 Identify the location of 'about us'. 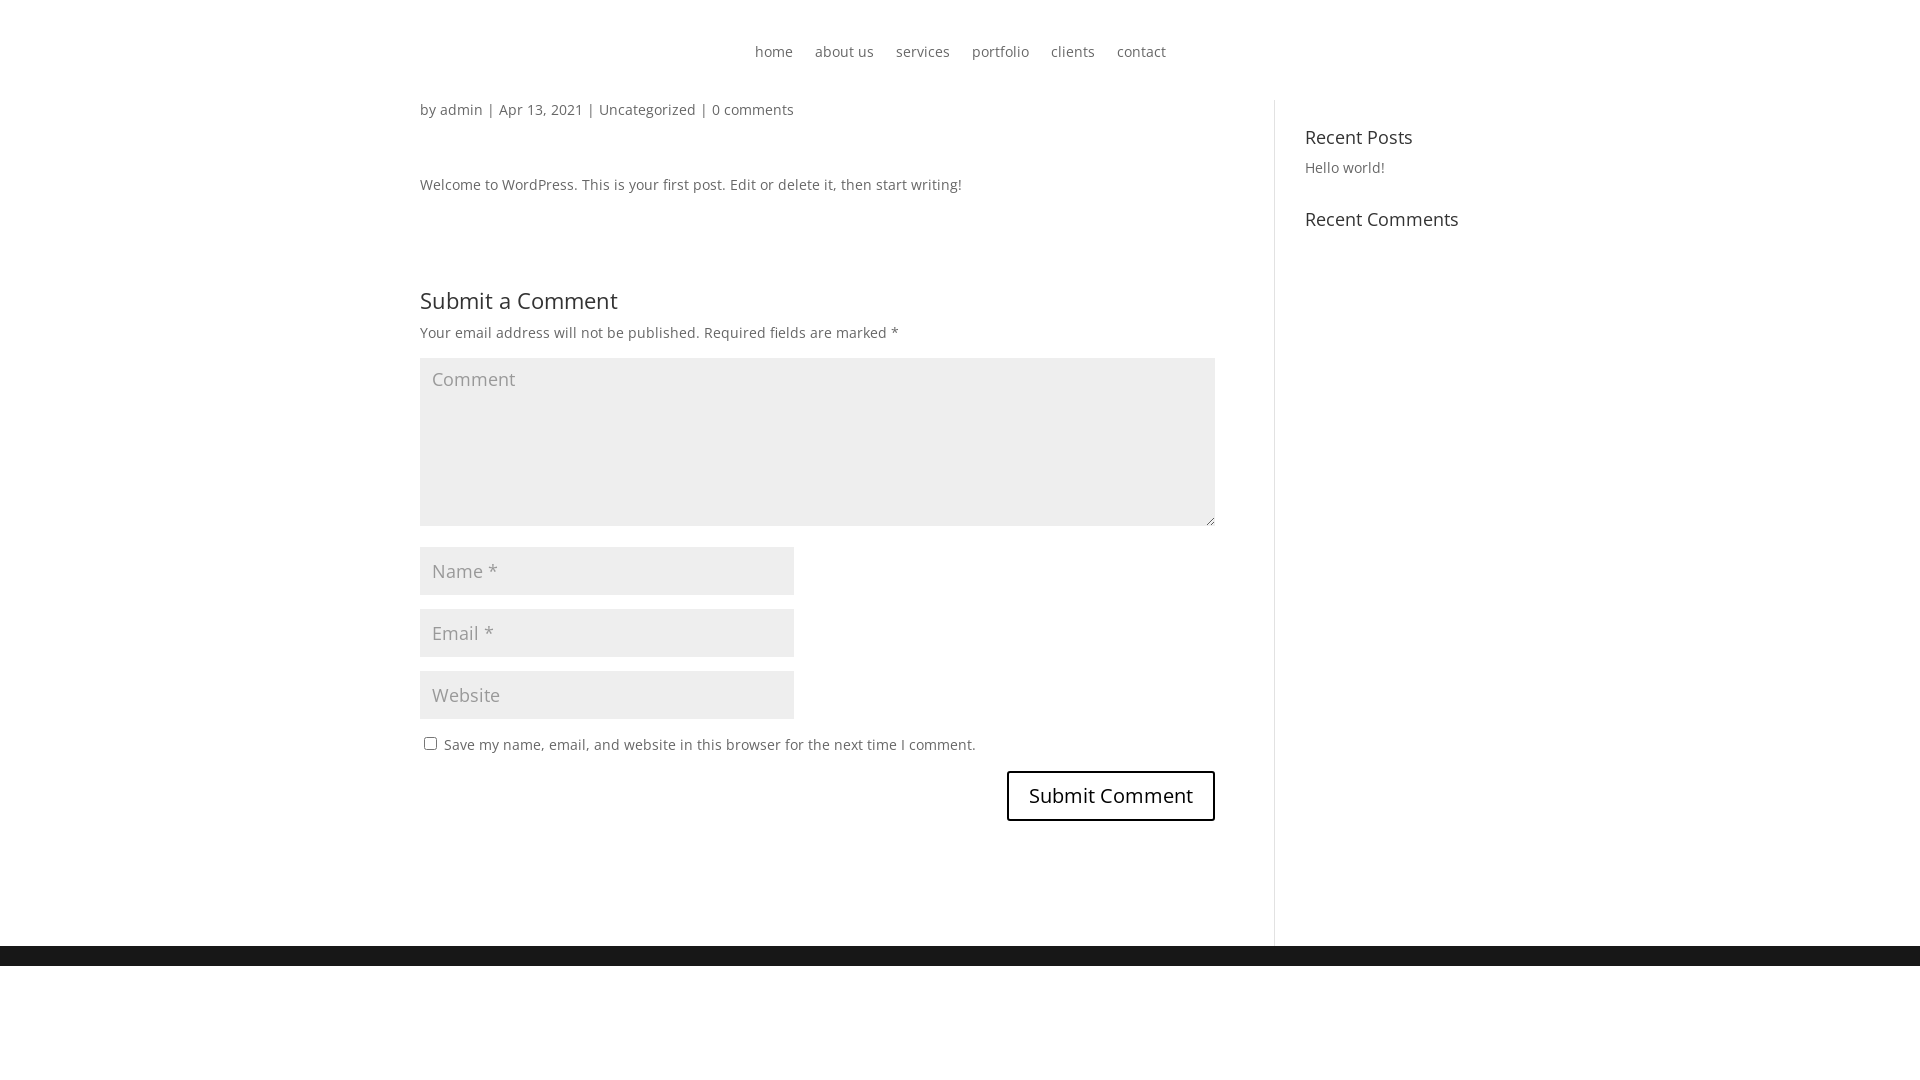
(843, 55).